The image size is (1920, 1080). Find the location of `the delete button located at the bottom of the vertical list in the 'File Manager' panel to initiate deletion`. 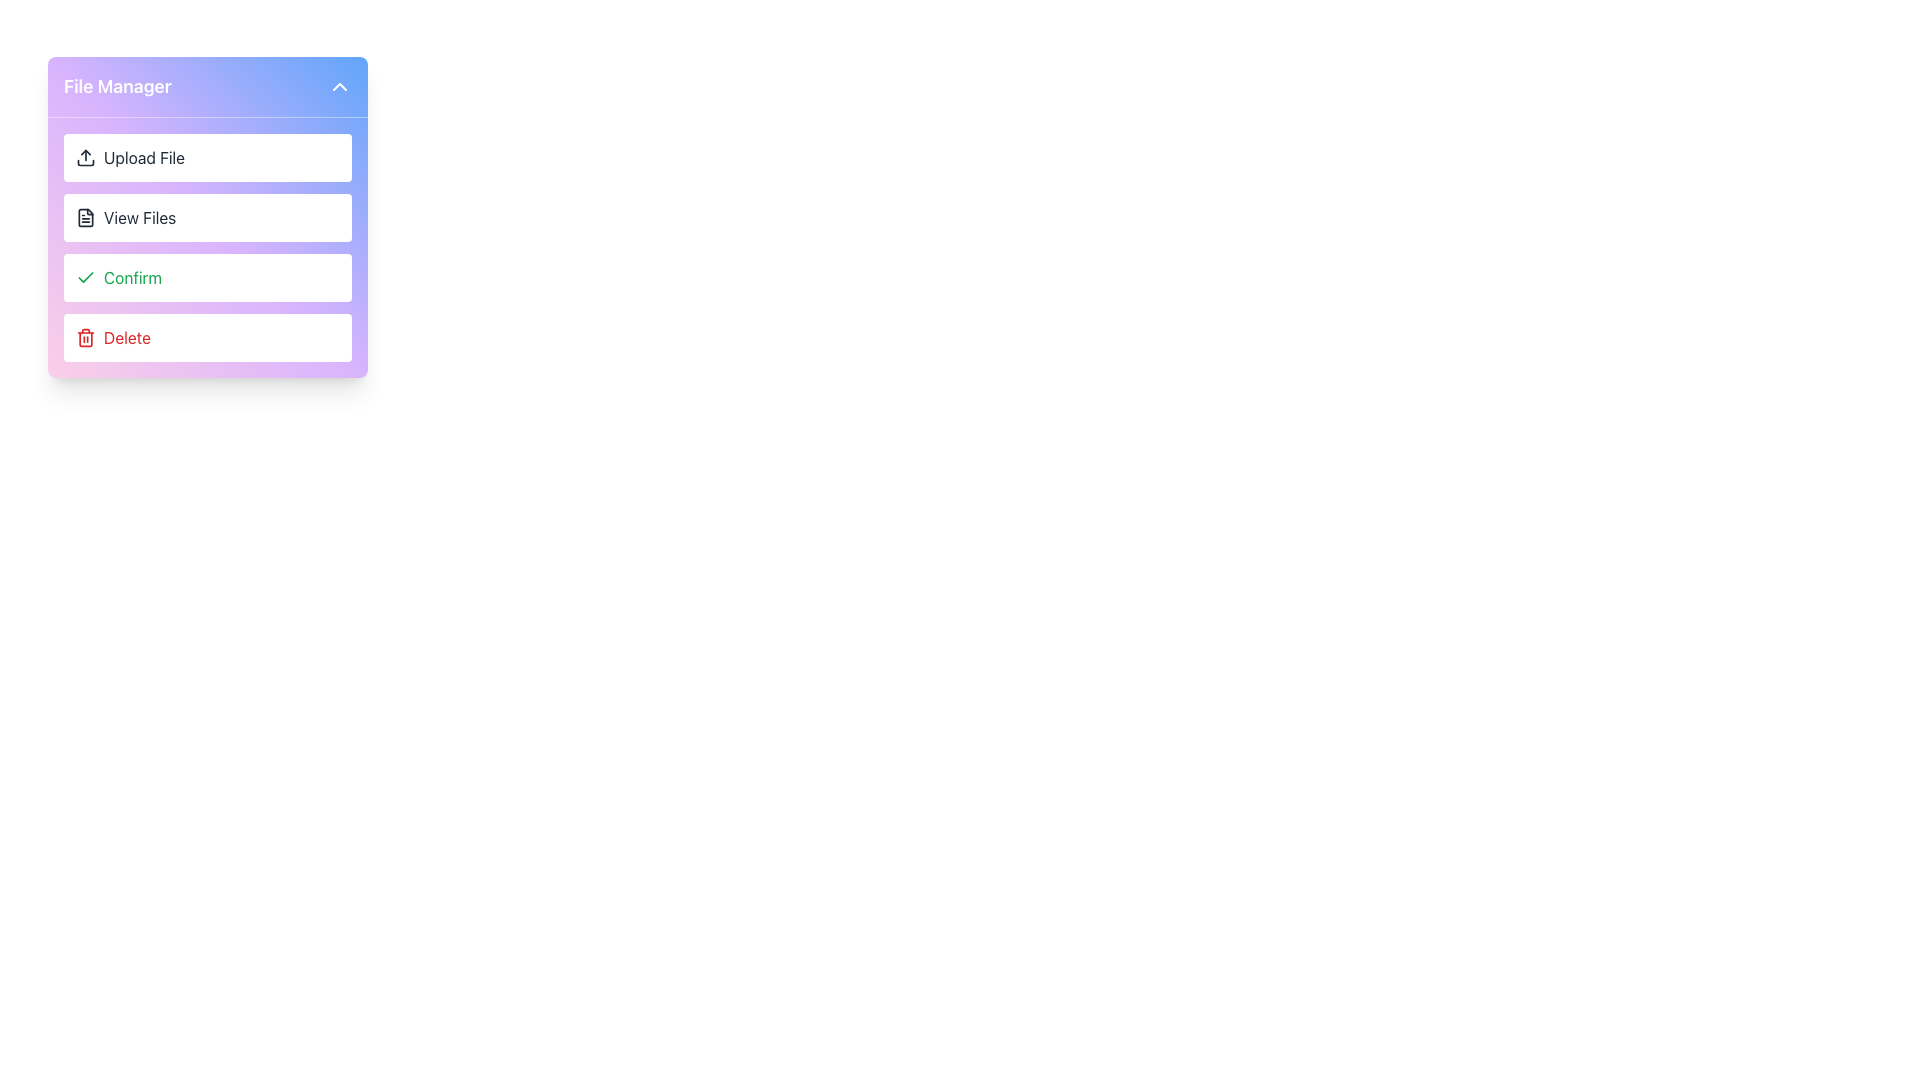

the delete button located at the bottom of the vertical list in the 'File Manager' panel to initiate deletion is located at coordinates (207, 337).